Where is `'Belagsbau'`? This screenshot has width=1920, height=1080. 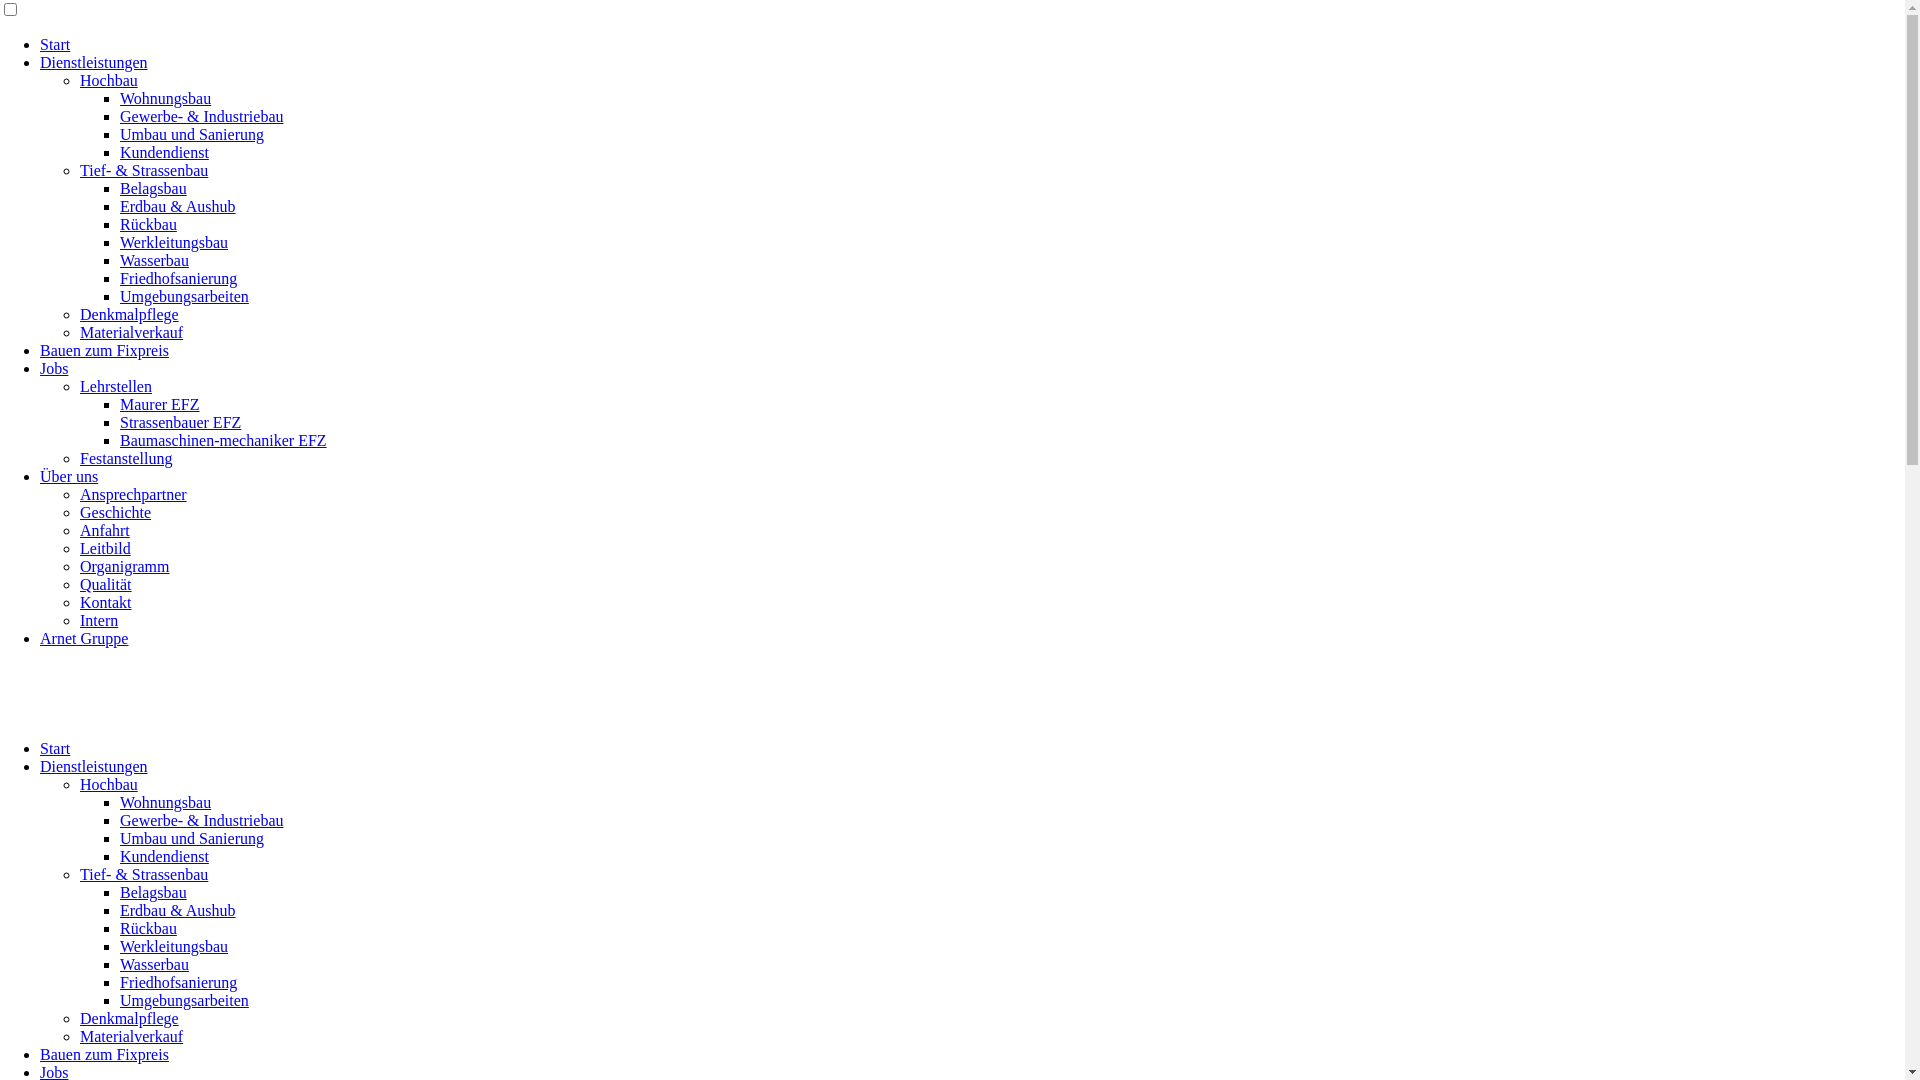
'Belagsbau' is located at coordinates (152, 891).